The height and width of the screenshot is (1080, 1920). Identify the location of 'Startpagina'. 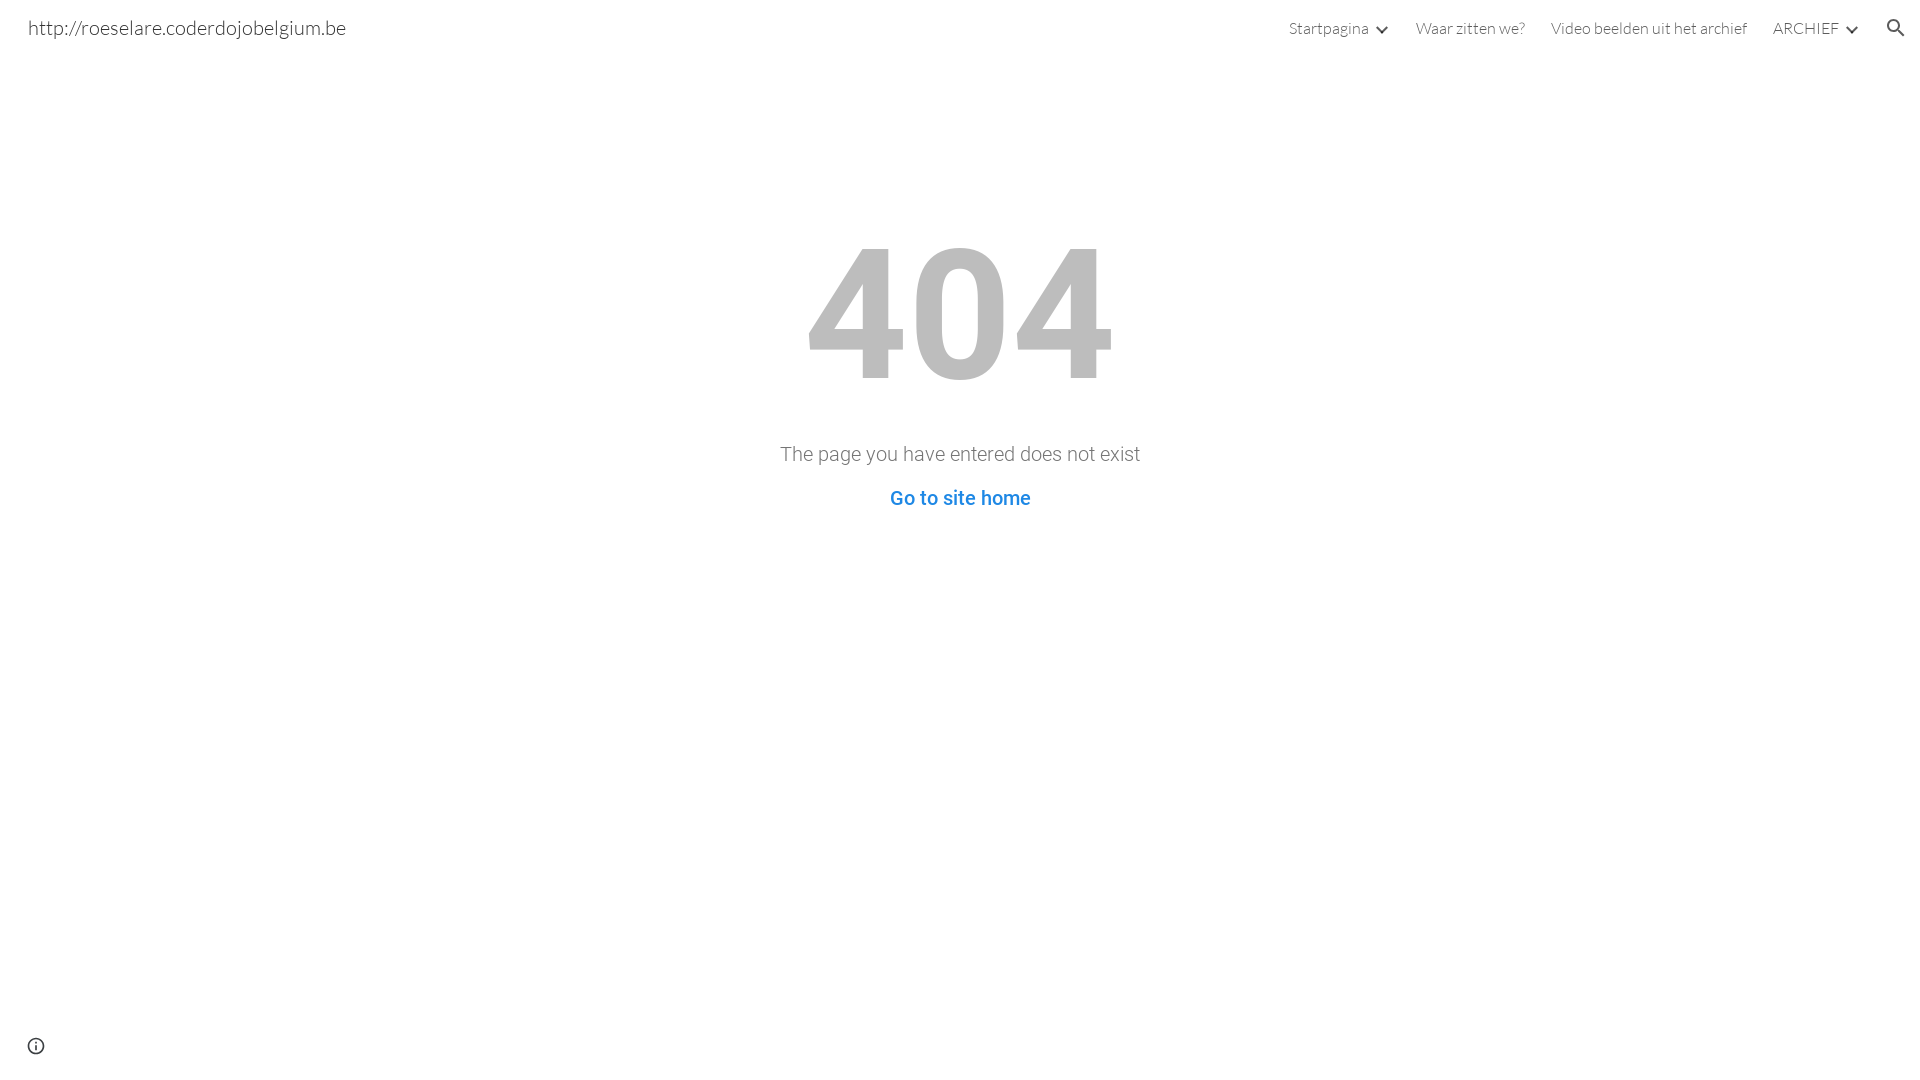
(1329, 27).